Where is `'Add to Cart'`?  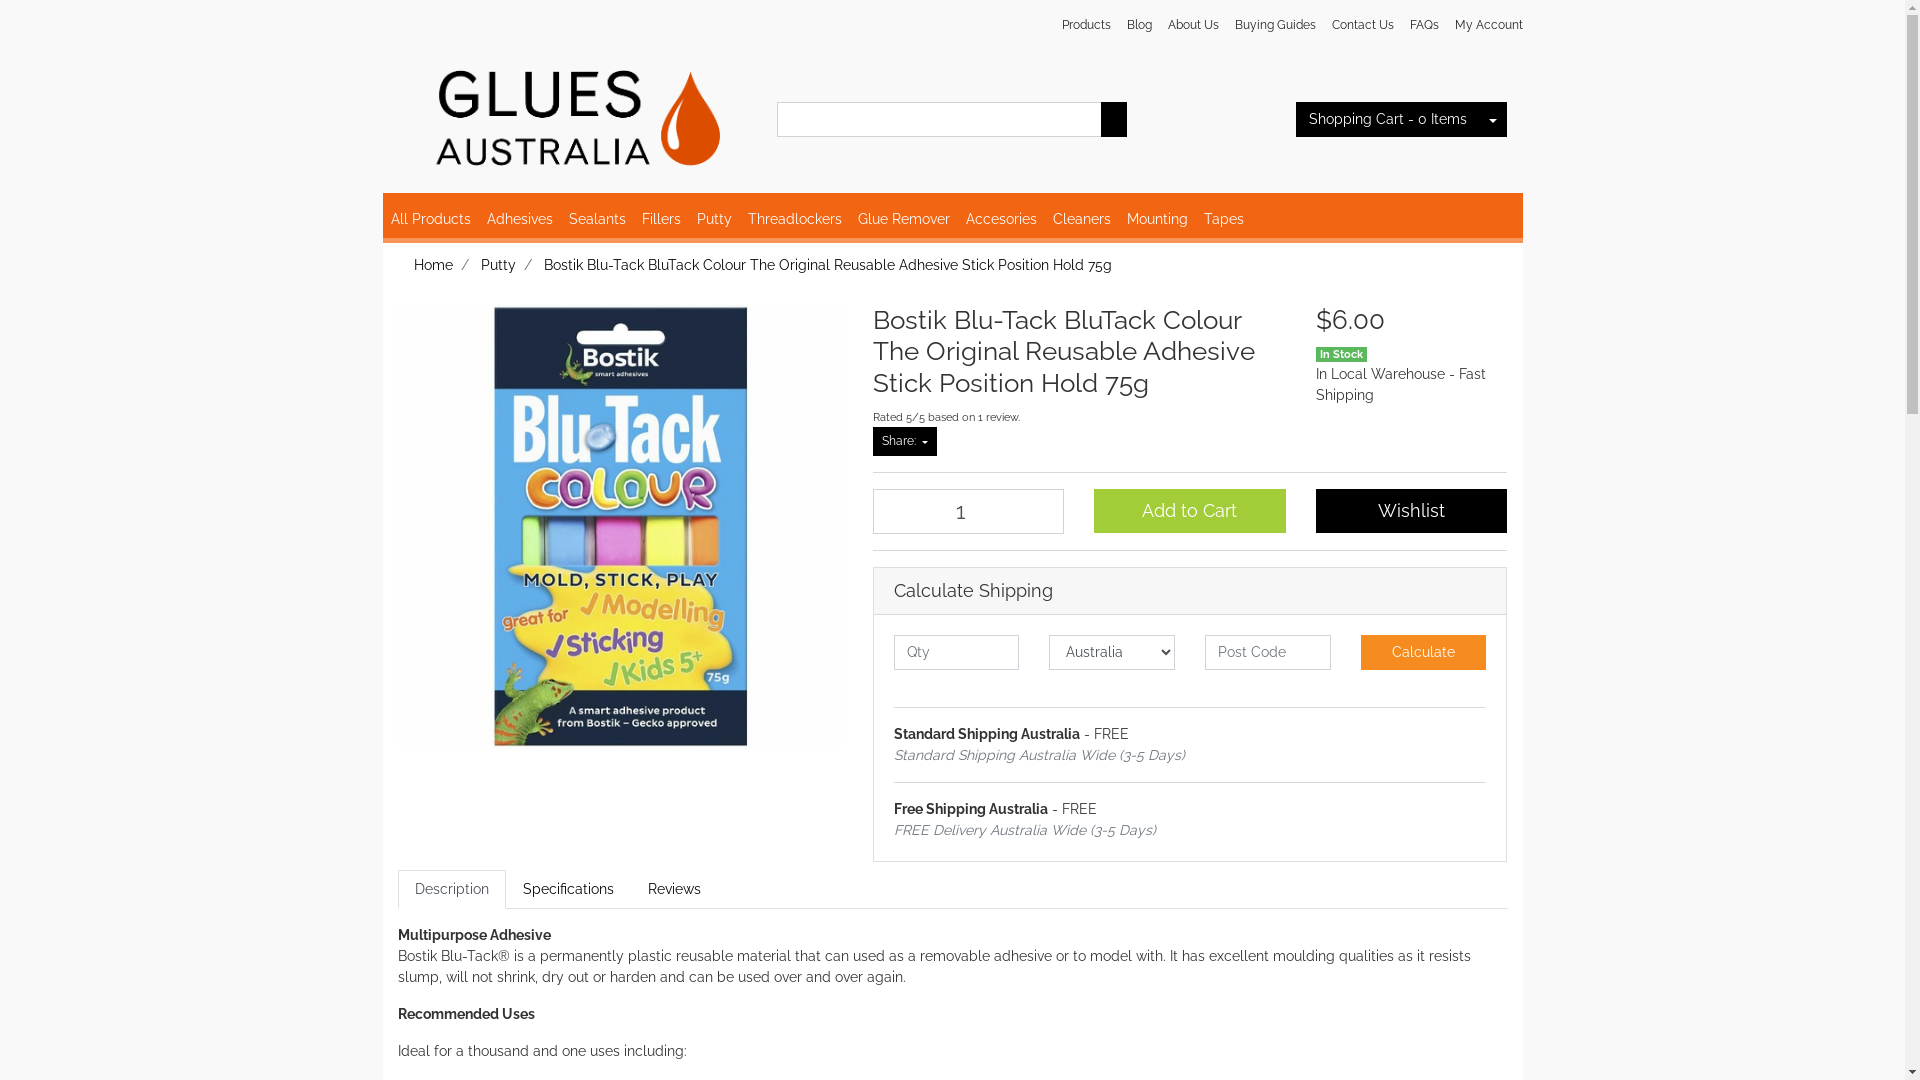 'Add to Cart' is located at coordinates (1190, 509).